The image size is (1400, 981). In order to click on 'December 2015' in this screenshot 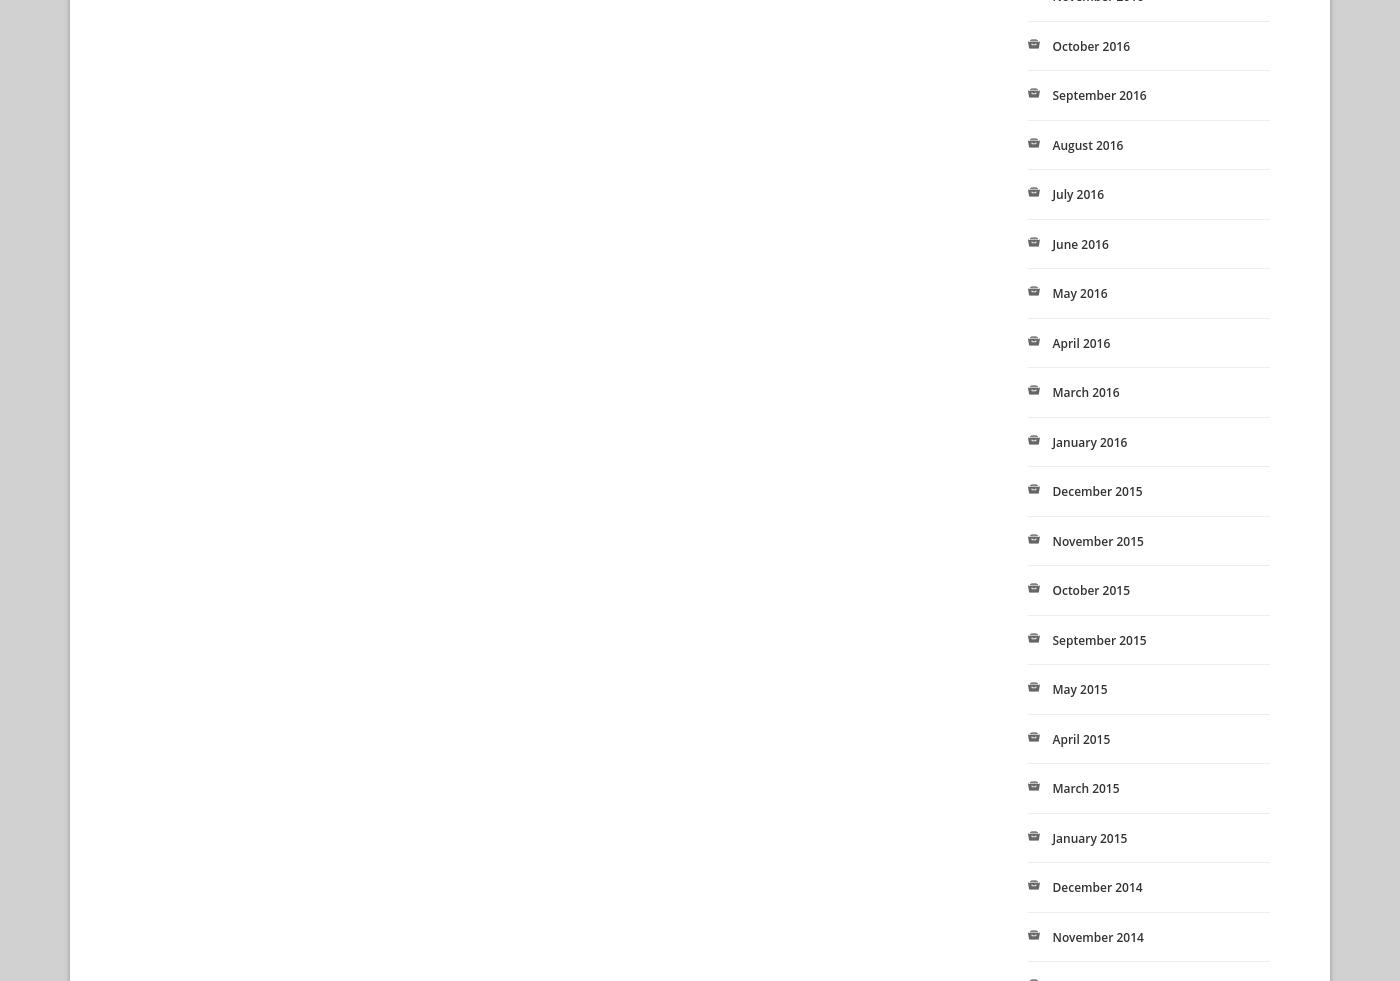, I will do `click(1051, 490)`.